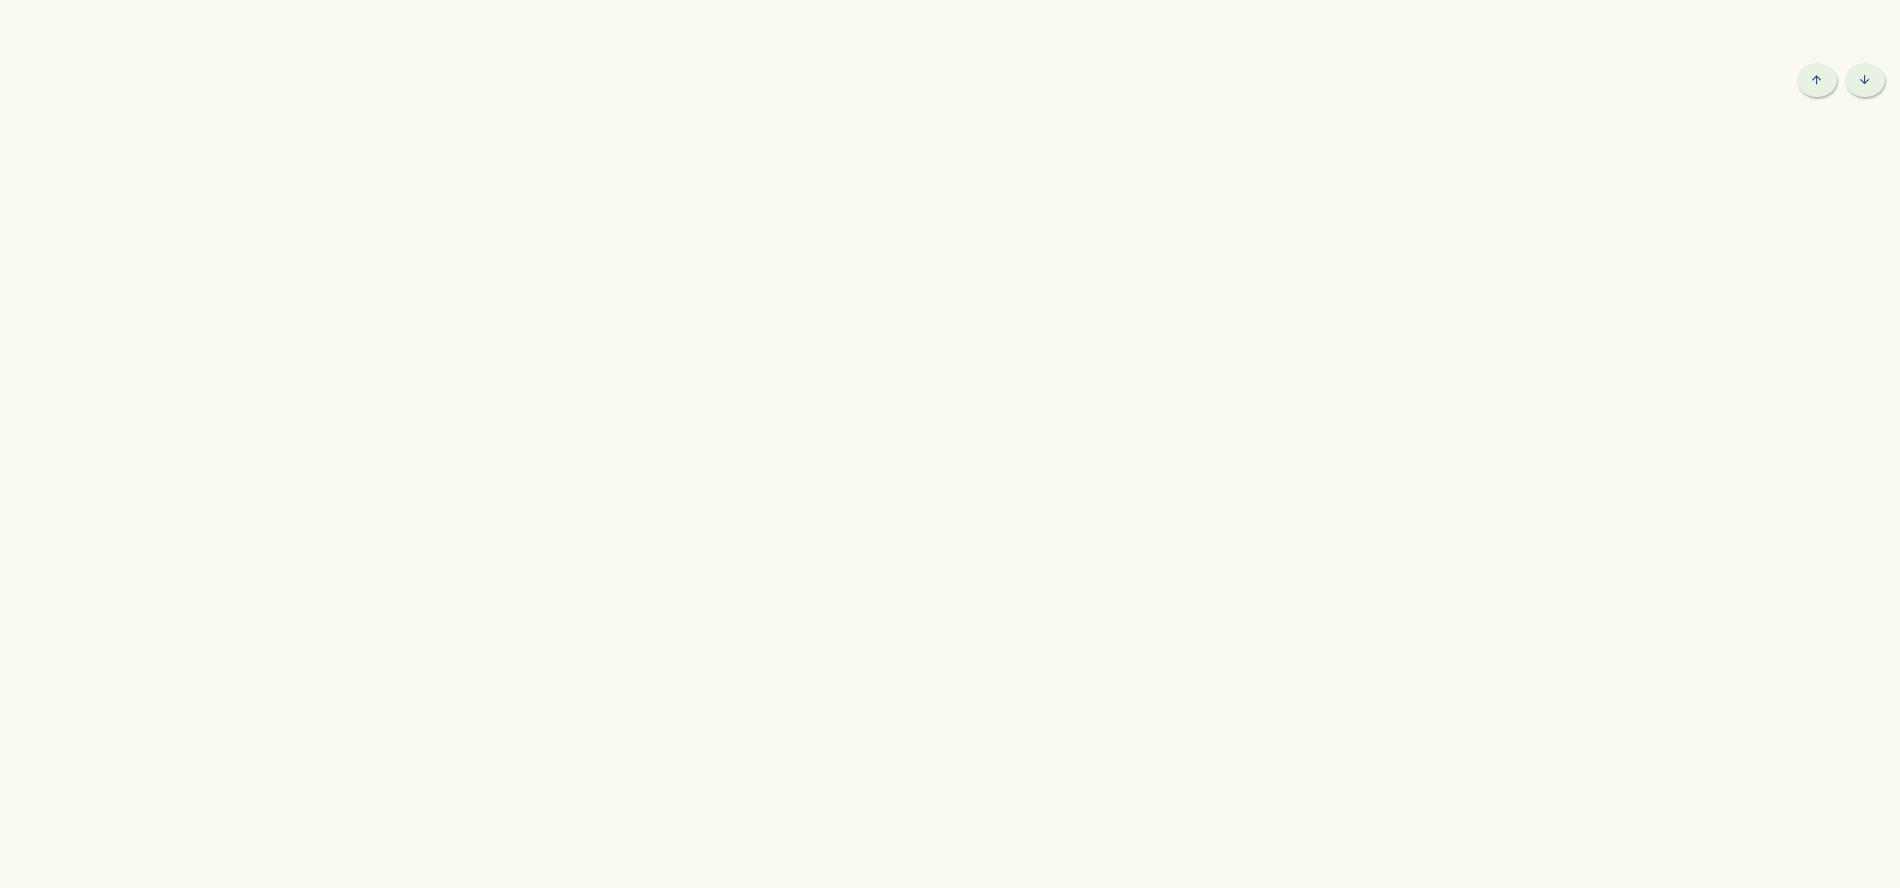 The image size is (1900, 888). What do you see at coordinates (1085, 85) in the screenshot?
I see `'You must log in or register to reply here.'` at bounding box center [1085, 85].